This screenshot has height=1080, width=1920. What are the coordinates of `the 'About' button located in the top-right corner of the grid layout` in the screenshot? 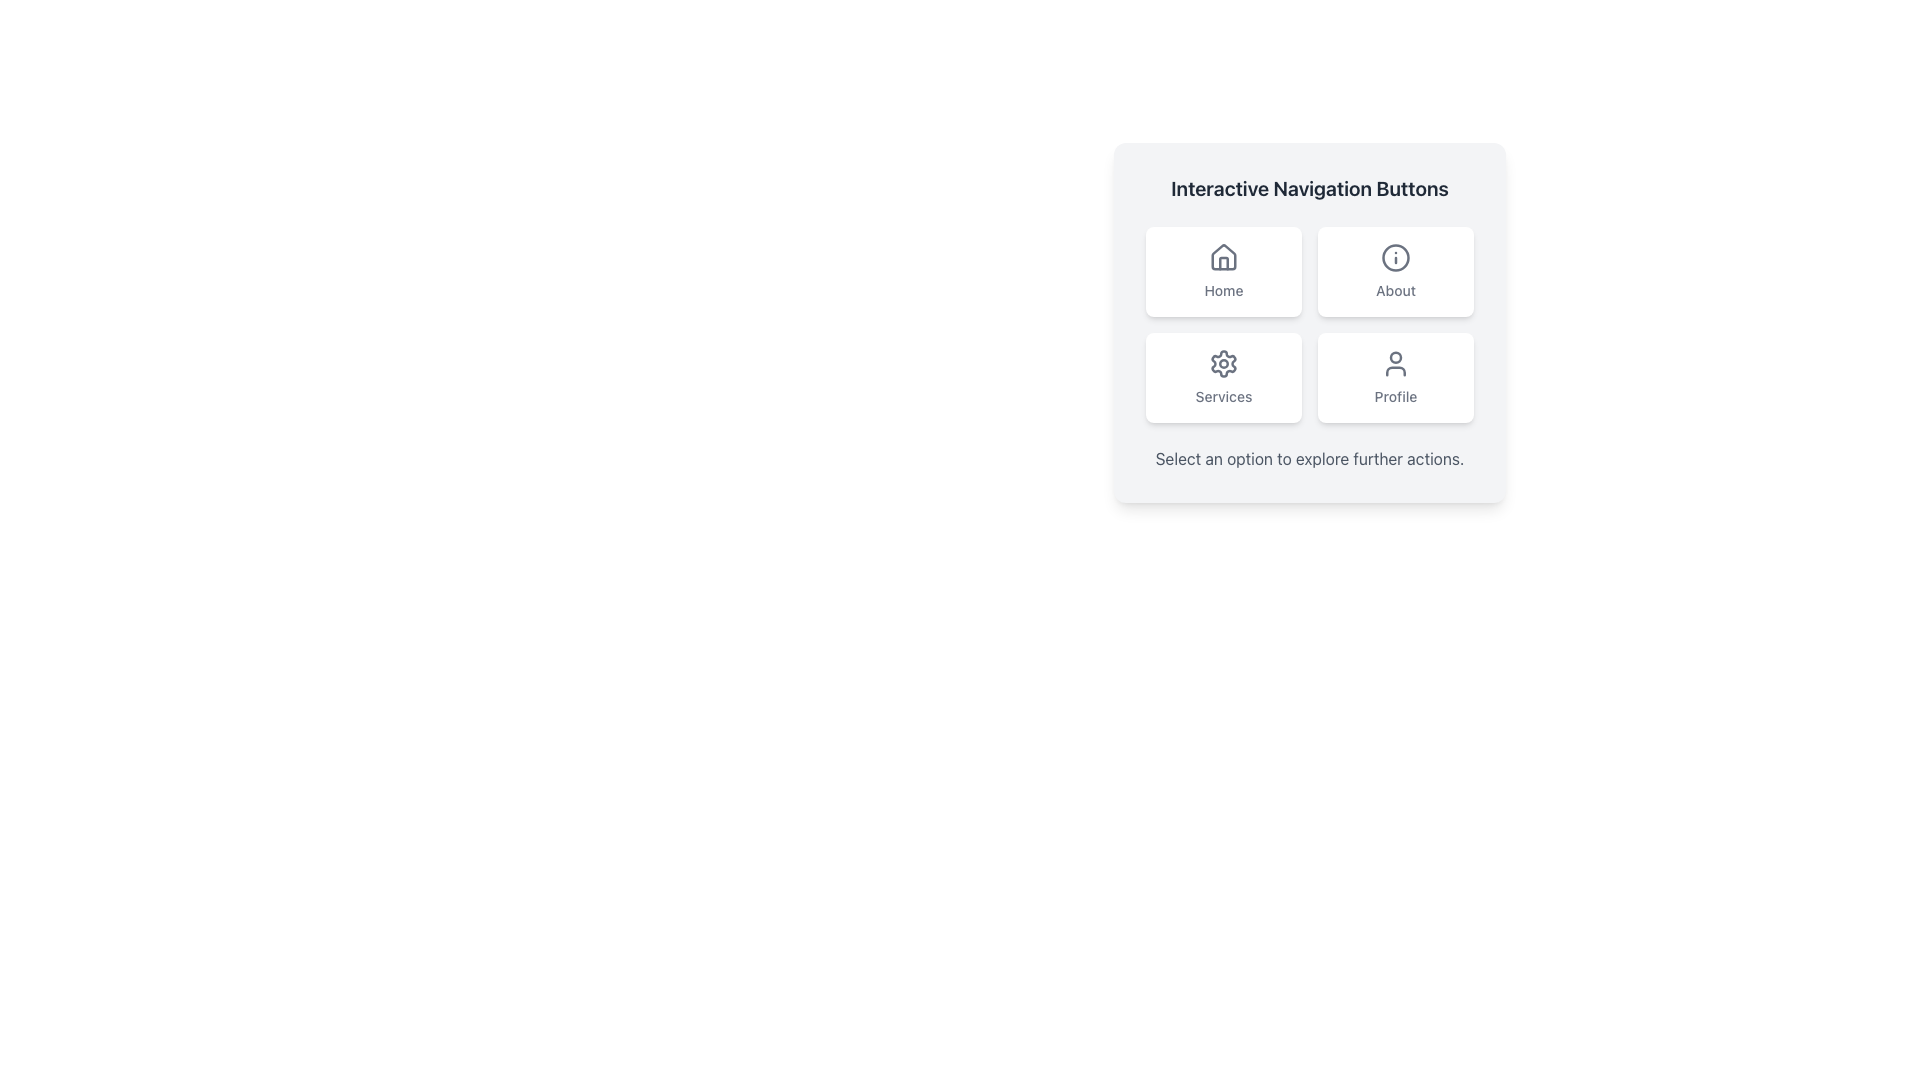 It's located at (1395, 272).